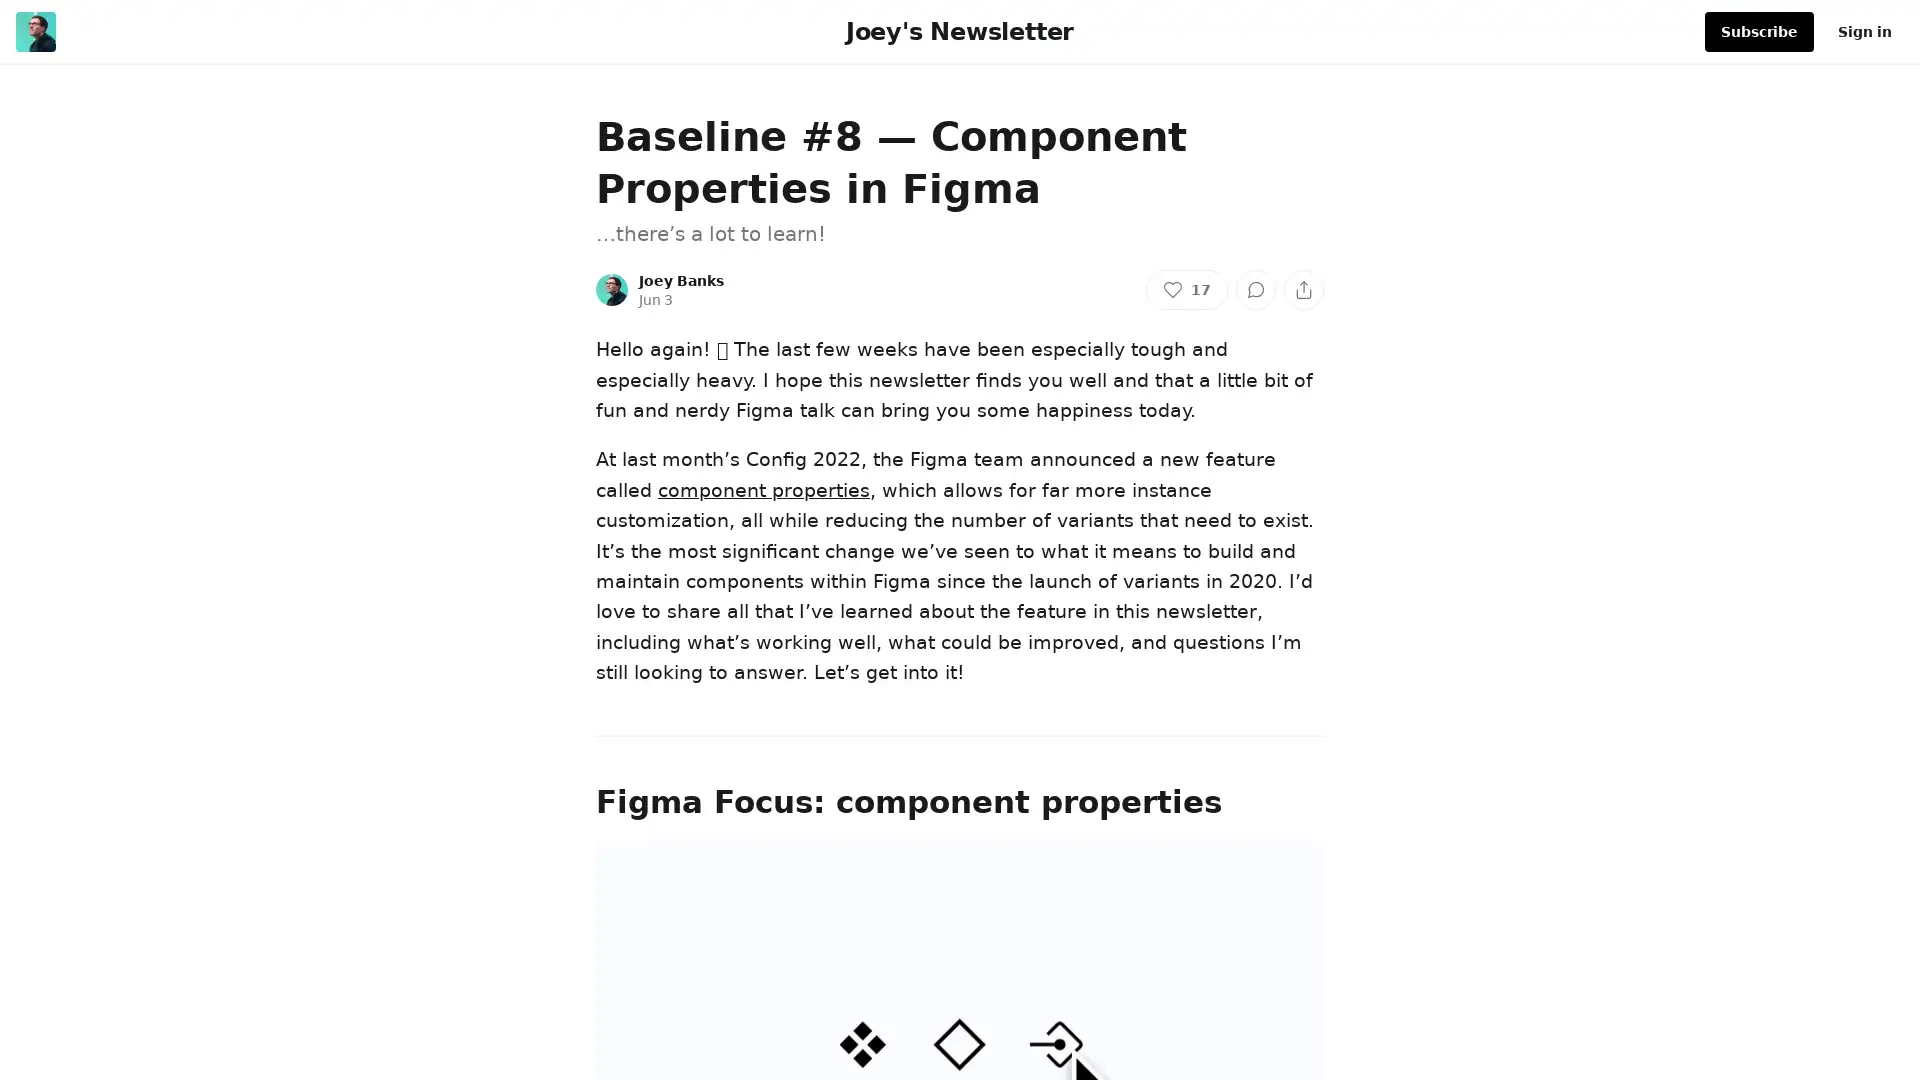 The width and height of the screenshot is (1920, 1080). What do you see at coordinates (1758, 31) in the screenshot?
I see `Subscribe` at bounding box center [1758, 31].